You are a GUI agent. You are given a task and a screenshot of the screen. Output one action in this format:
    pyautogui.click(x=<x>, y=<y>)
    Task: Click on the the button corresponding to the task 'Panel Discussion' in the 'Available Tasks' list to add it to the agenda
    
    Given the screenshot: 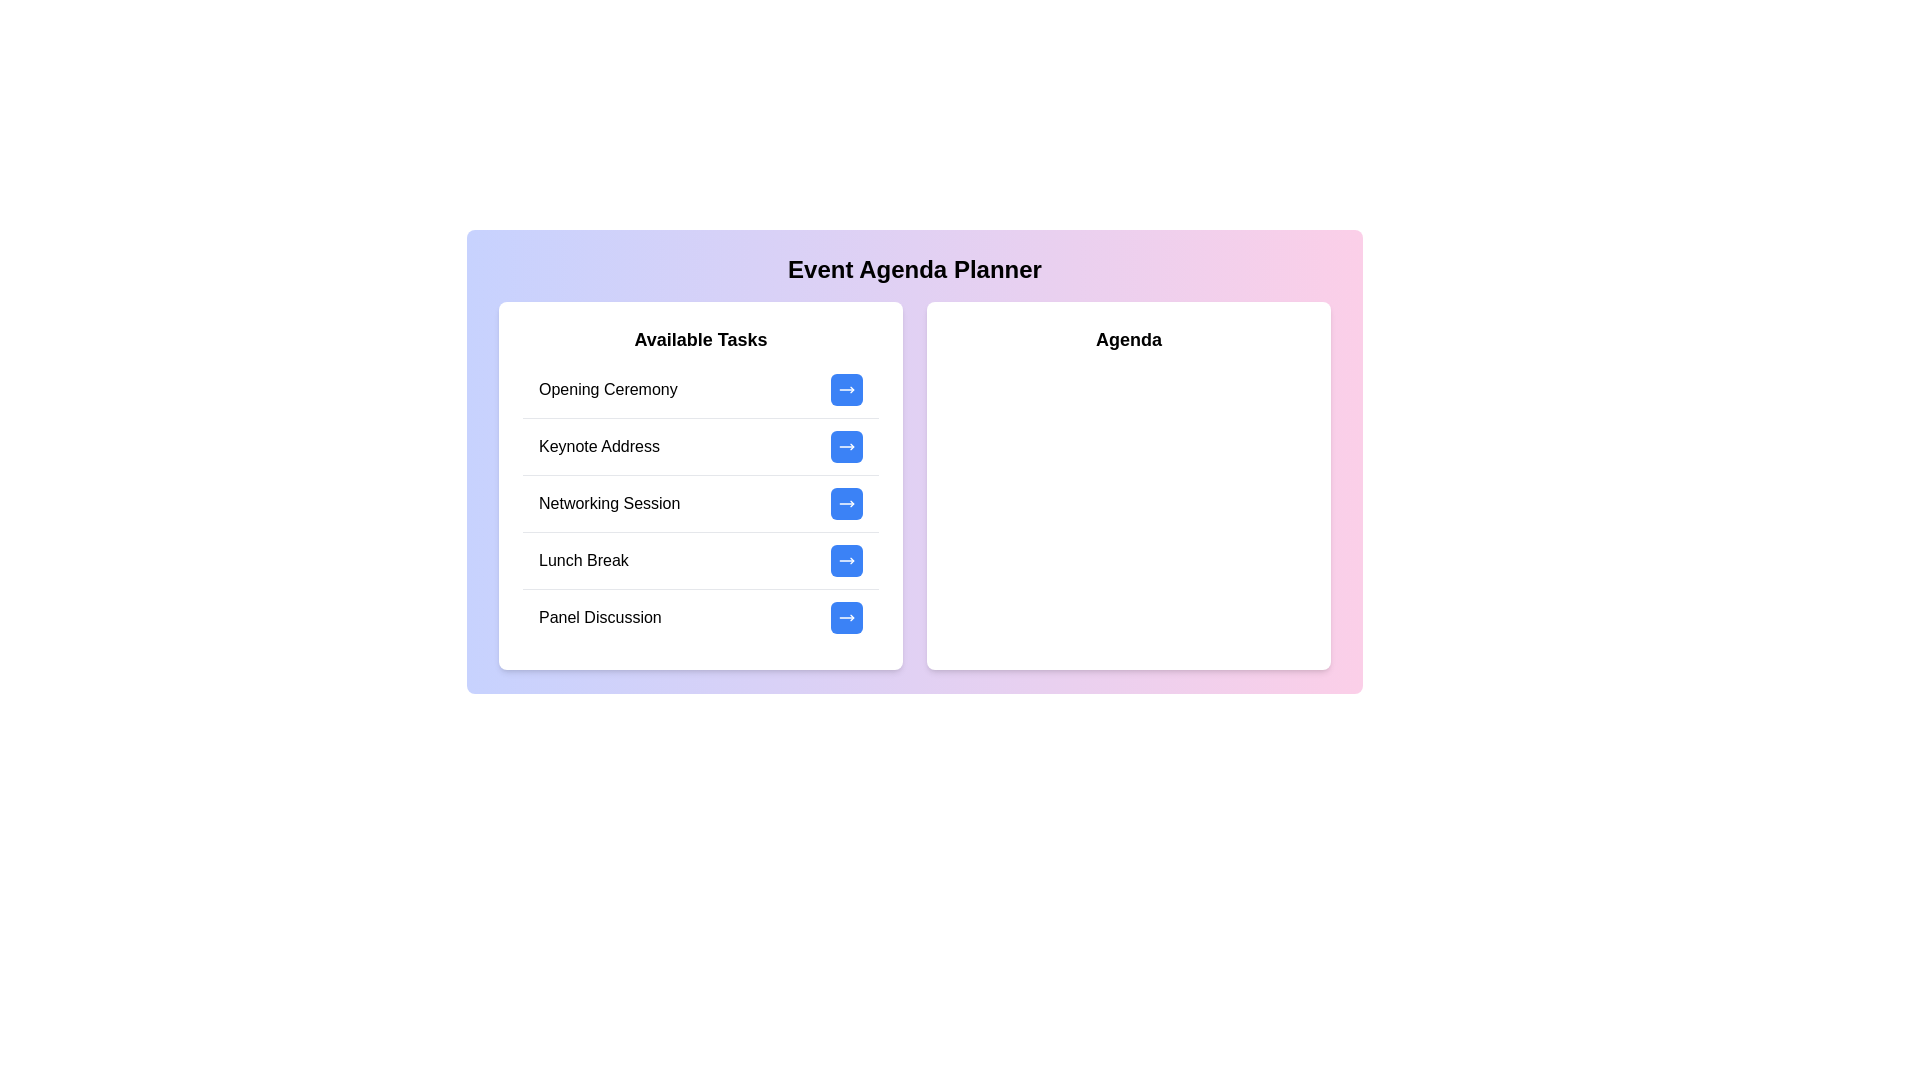 What is the action you would take?
    pyautogui.click(x=846, y=616)
    